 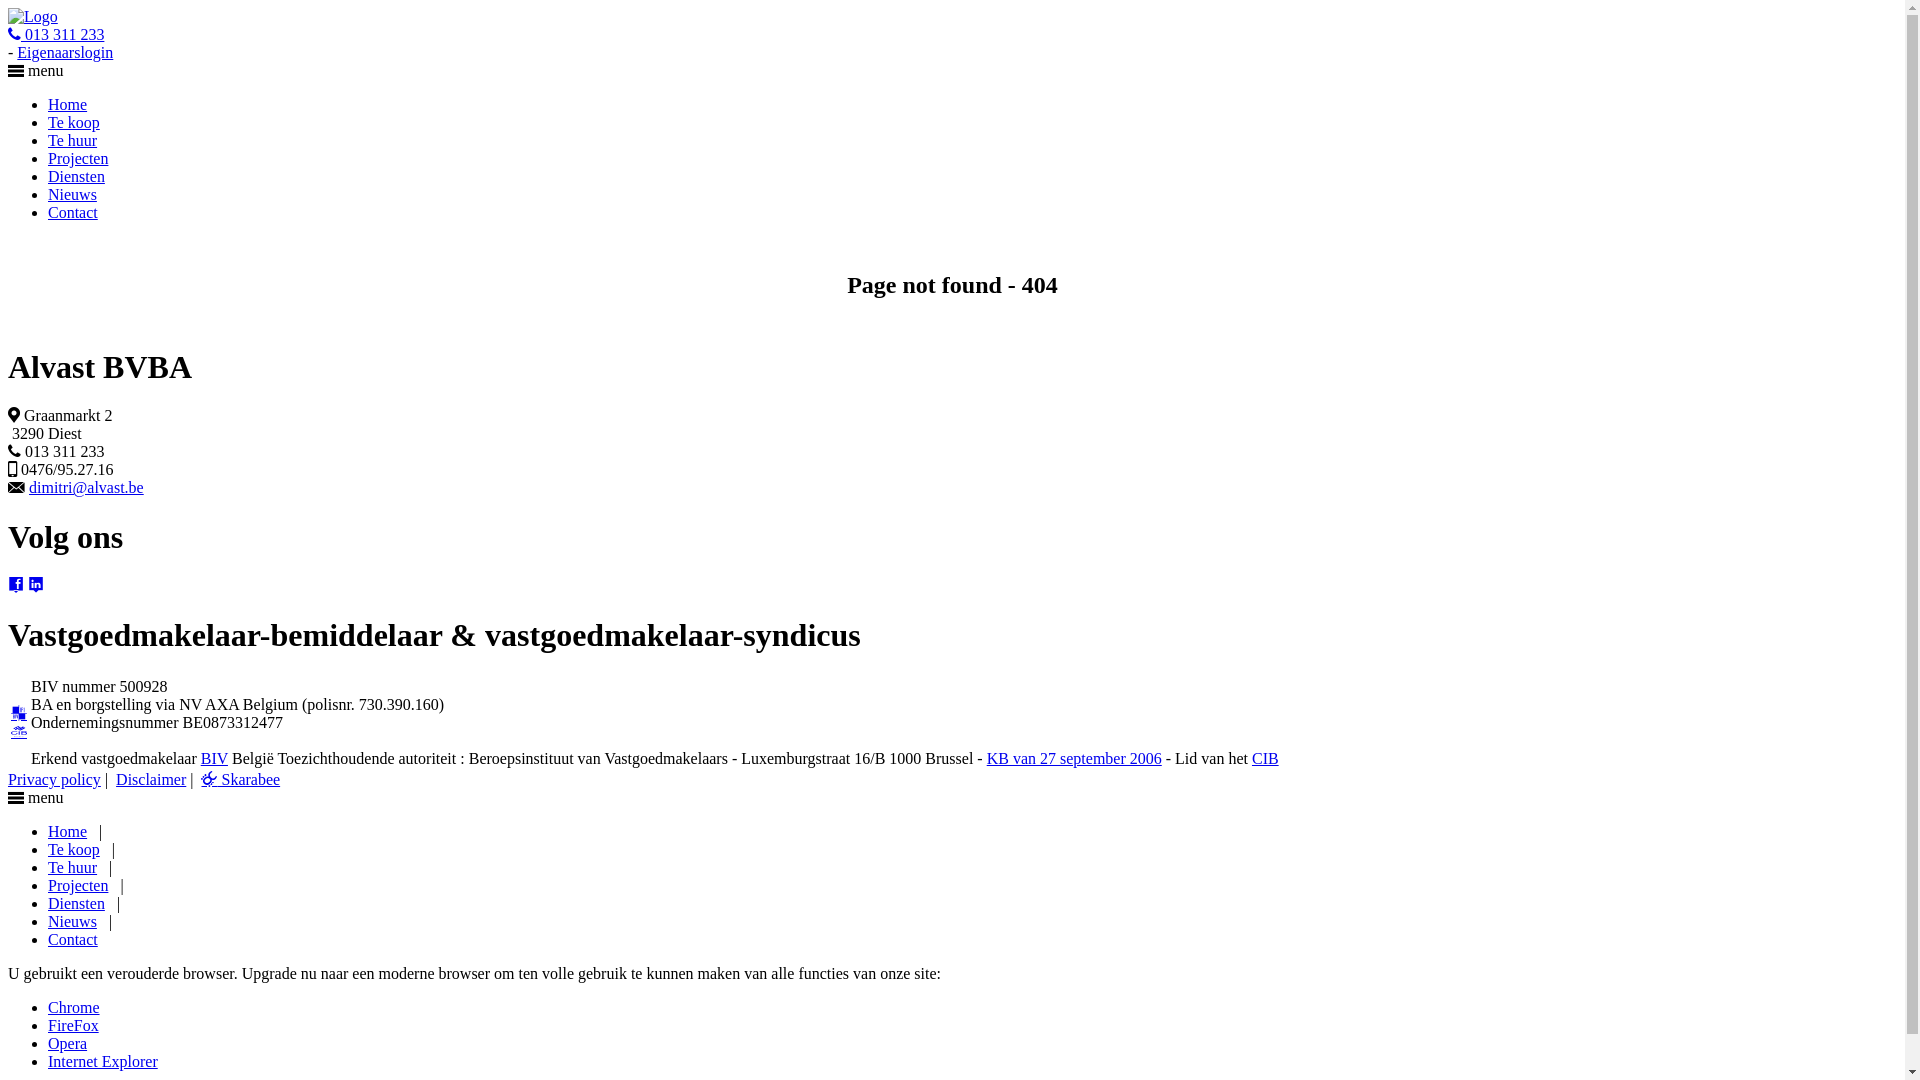 What do you see at coordinates (76, 903) in the screenshot?
I see `'Diensten'` at bounding box center [76, 903].